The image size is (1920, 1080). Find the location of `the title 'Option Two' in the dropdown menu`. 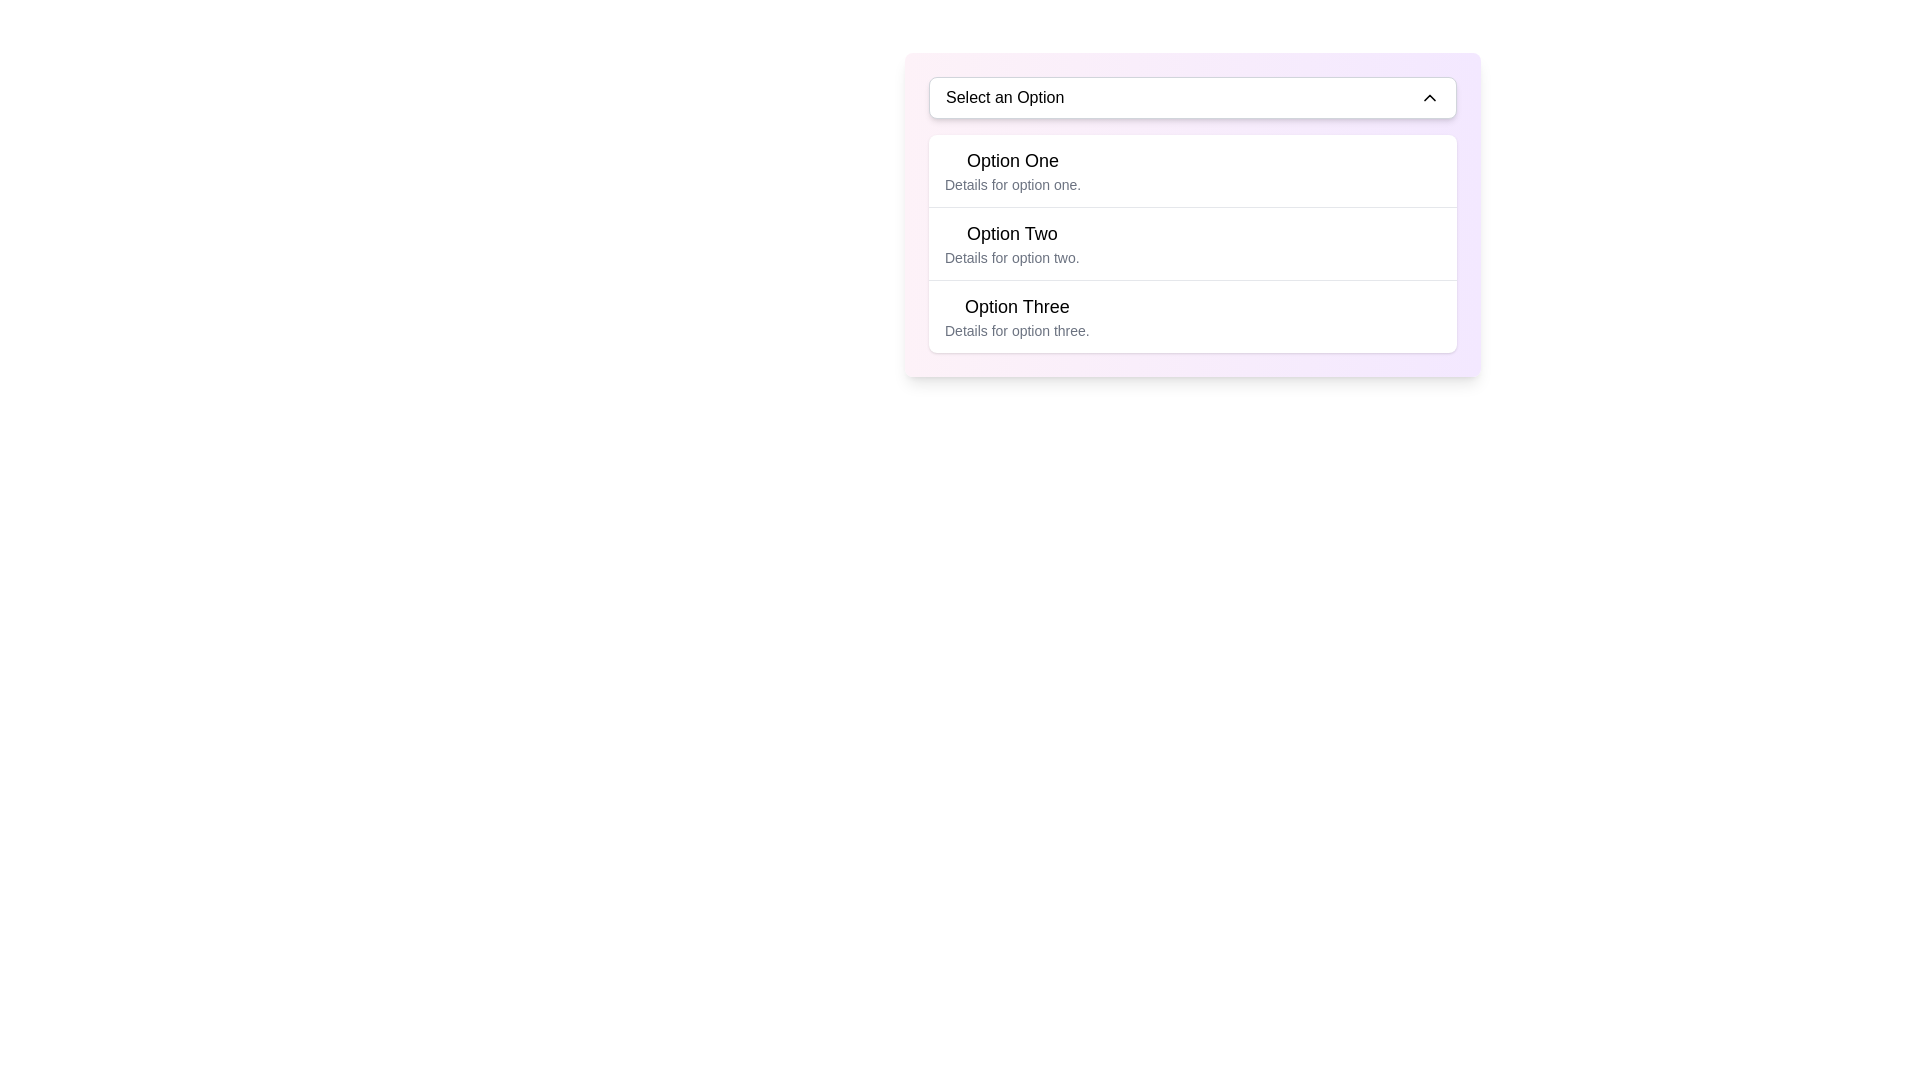

the title 'Option Two' in the dropdown menu is located at coordinates (1012, 242).